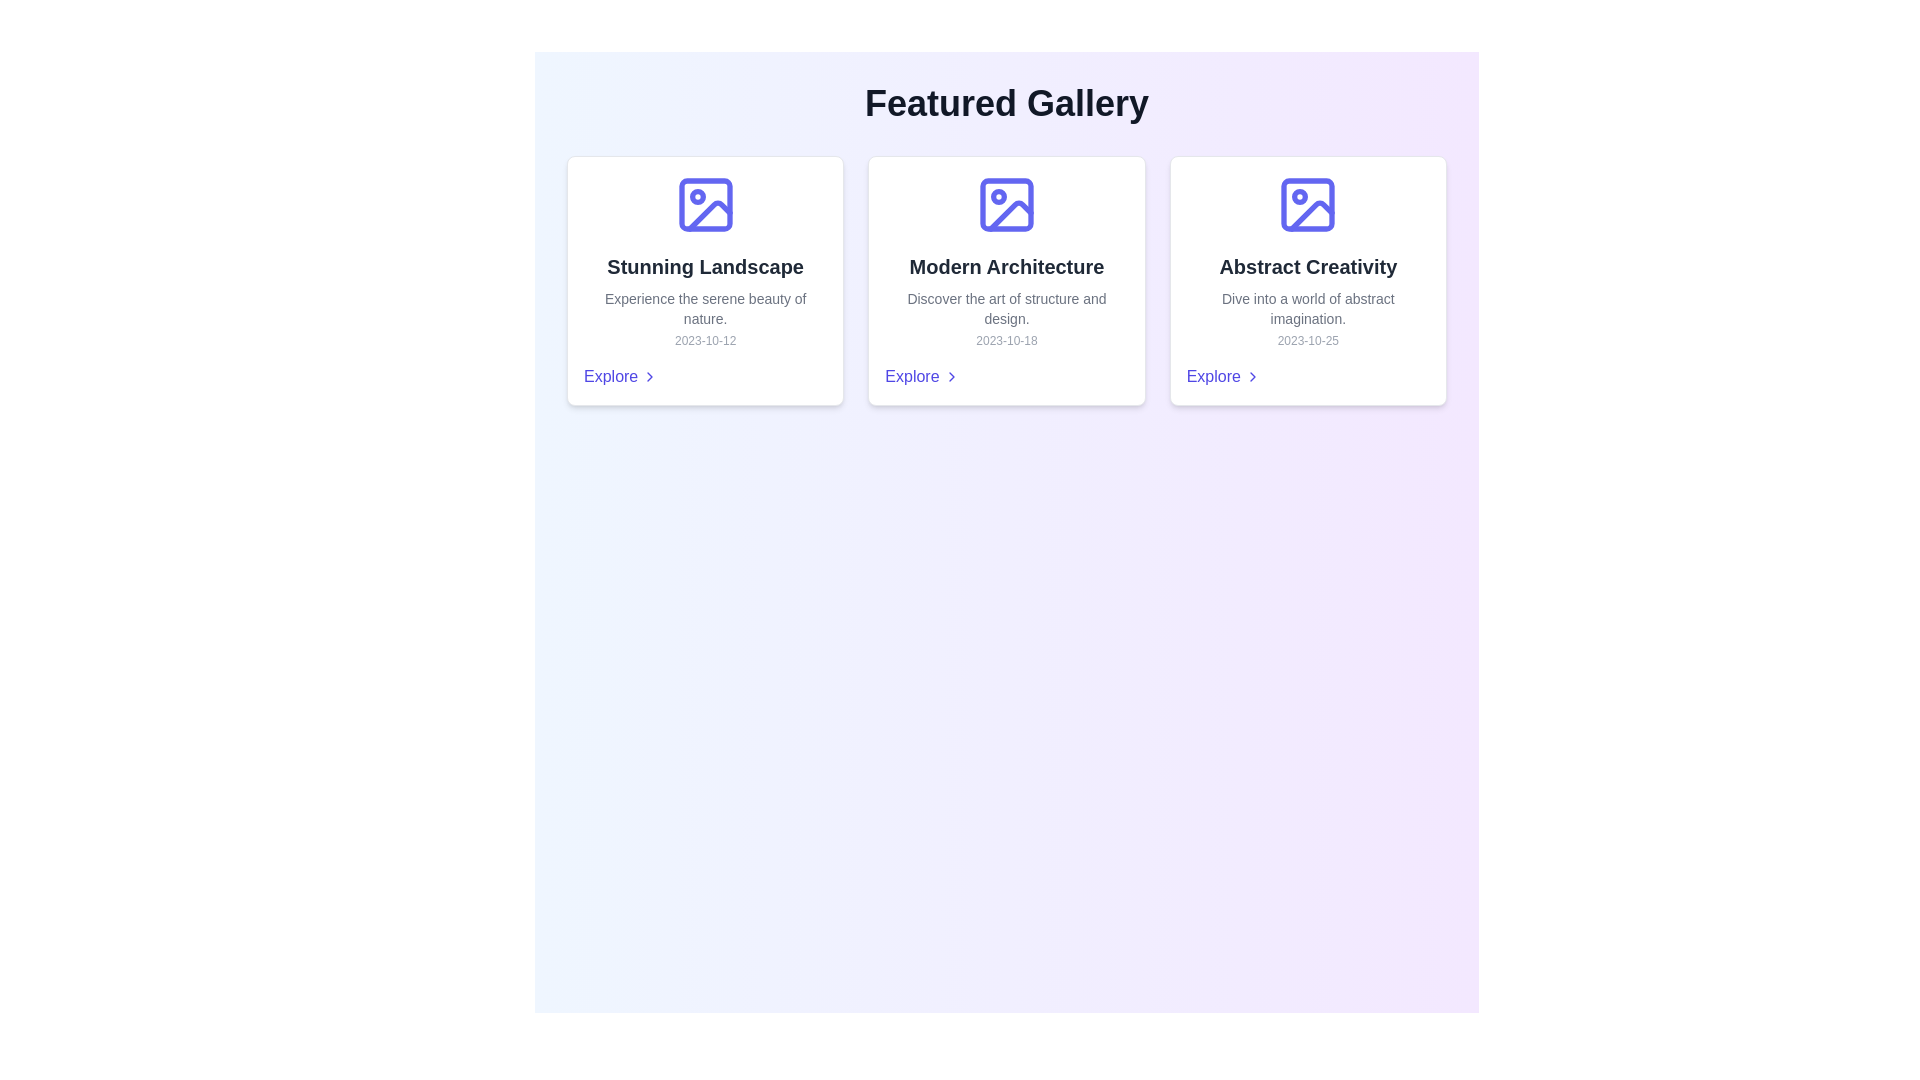 The image size is (1920, 1080). Describe the element at coordinates (697, 196) in the screenshot. I see `position of the small solid circle located inside the image-like icon with a blue outline, above the text 'Stunning Landscape'` at that location.